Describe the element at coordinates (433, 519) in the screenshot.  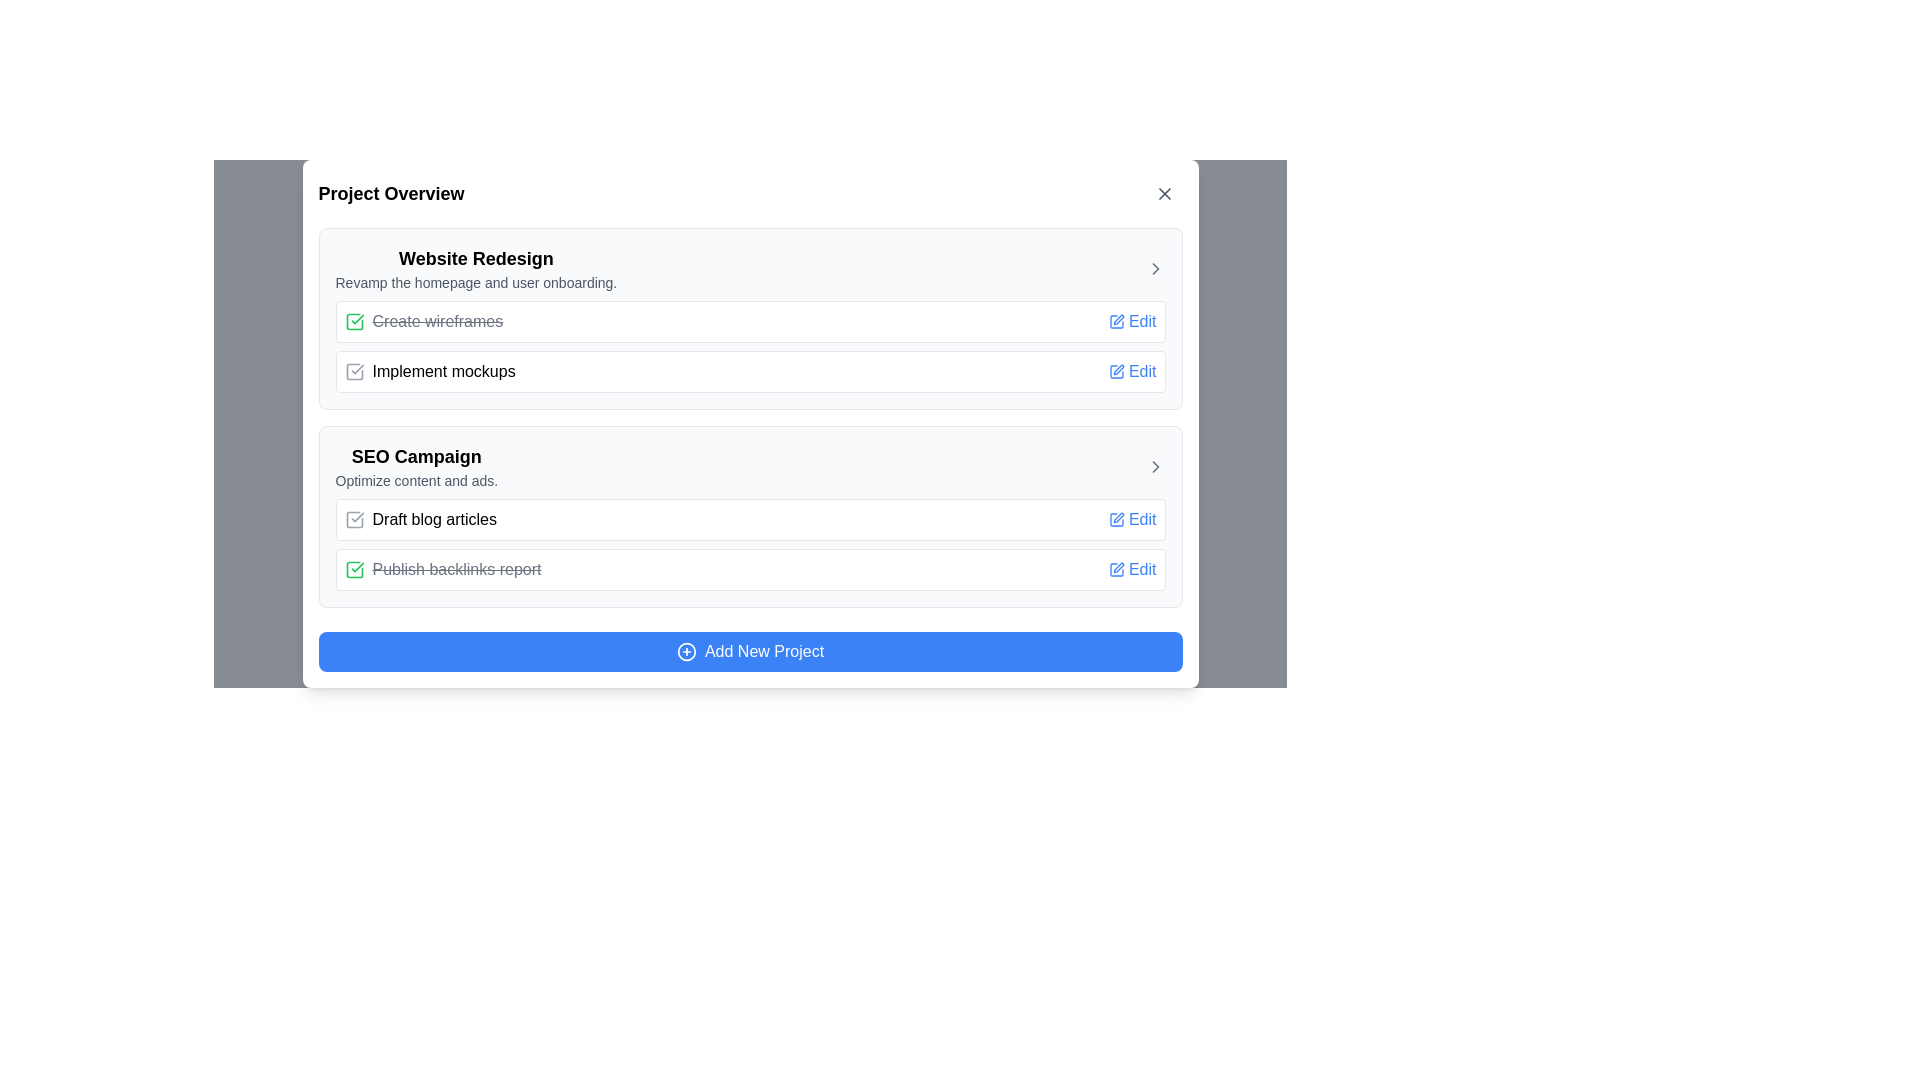
I see `text content of the label indicating a specific activity or subtask related to drafting blog articles in the 'SEO Campaign' project section, which is positioned to the right of a checkmark icon as the second task listed` at that location.